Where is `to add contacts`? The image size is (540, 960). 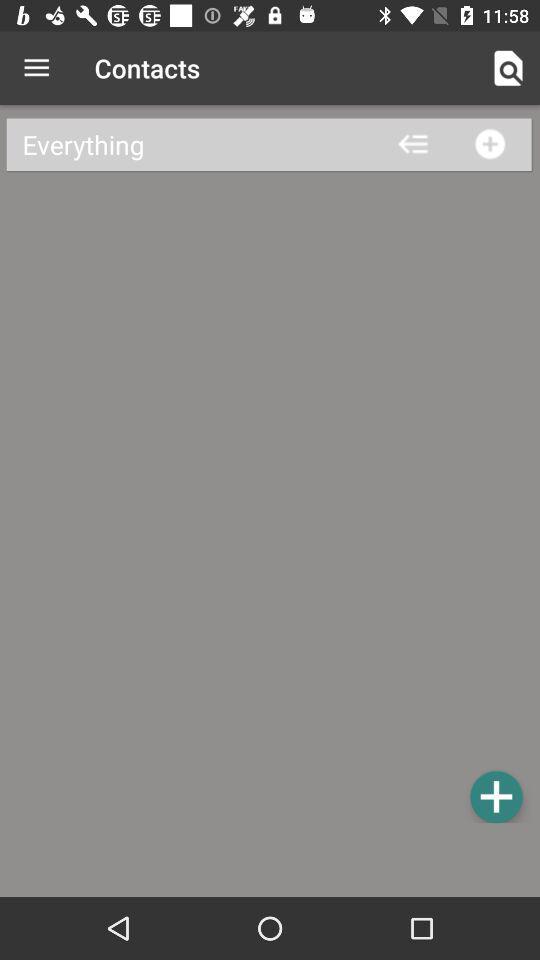
to add contacts is located at coordinates (495, 796).